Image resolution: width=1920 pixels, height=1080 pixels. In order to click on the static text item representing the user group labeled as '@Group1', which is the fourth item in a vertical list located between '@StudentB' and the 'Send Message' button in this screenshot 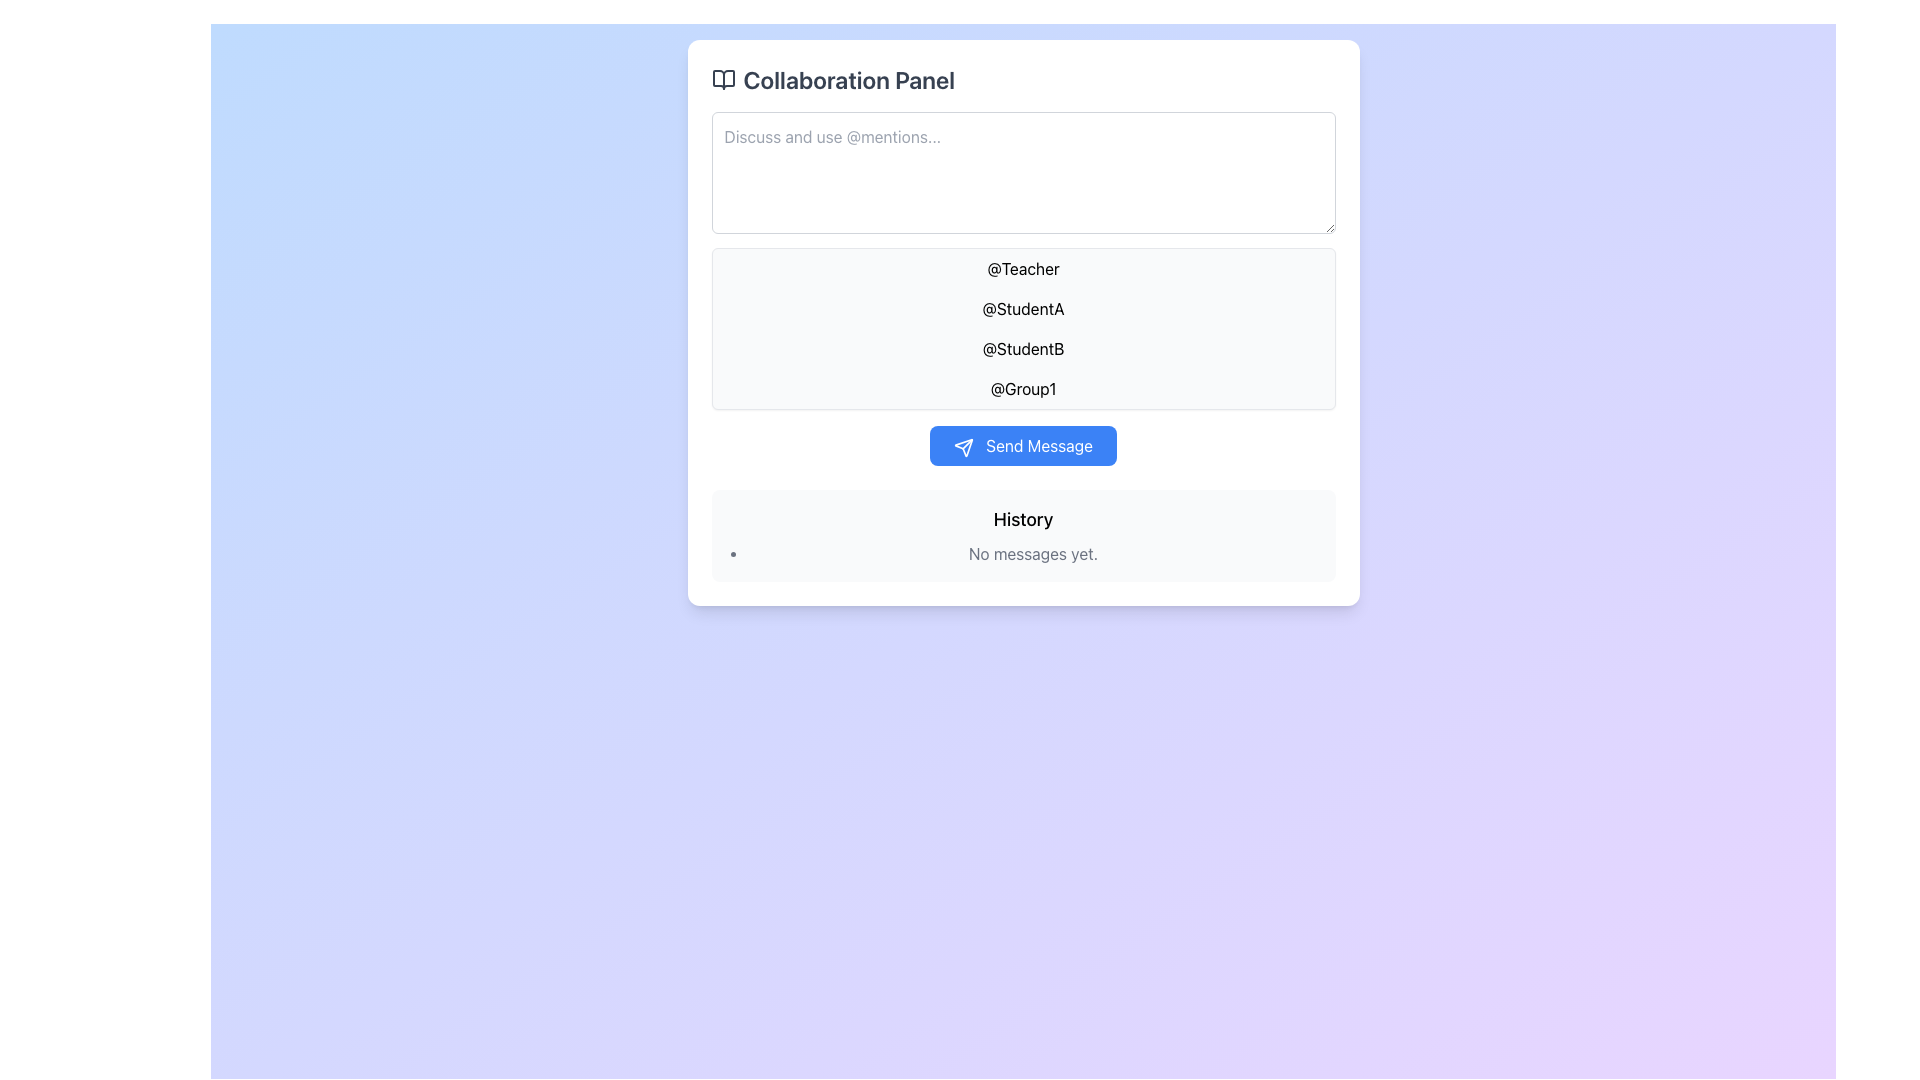, I will do `click(1023, 389)`.